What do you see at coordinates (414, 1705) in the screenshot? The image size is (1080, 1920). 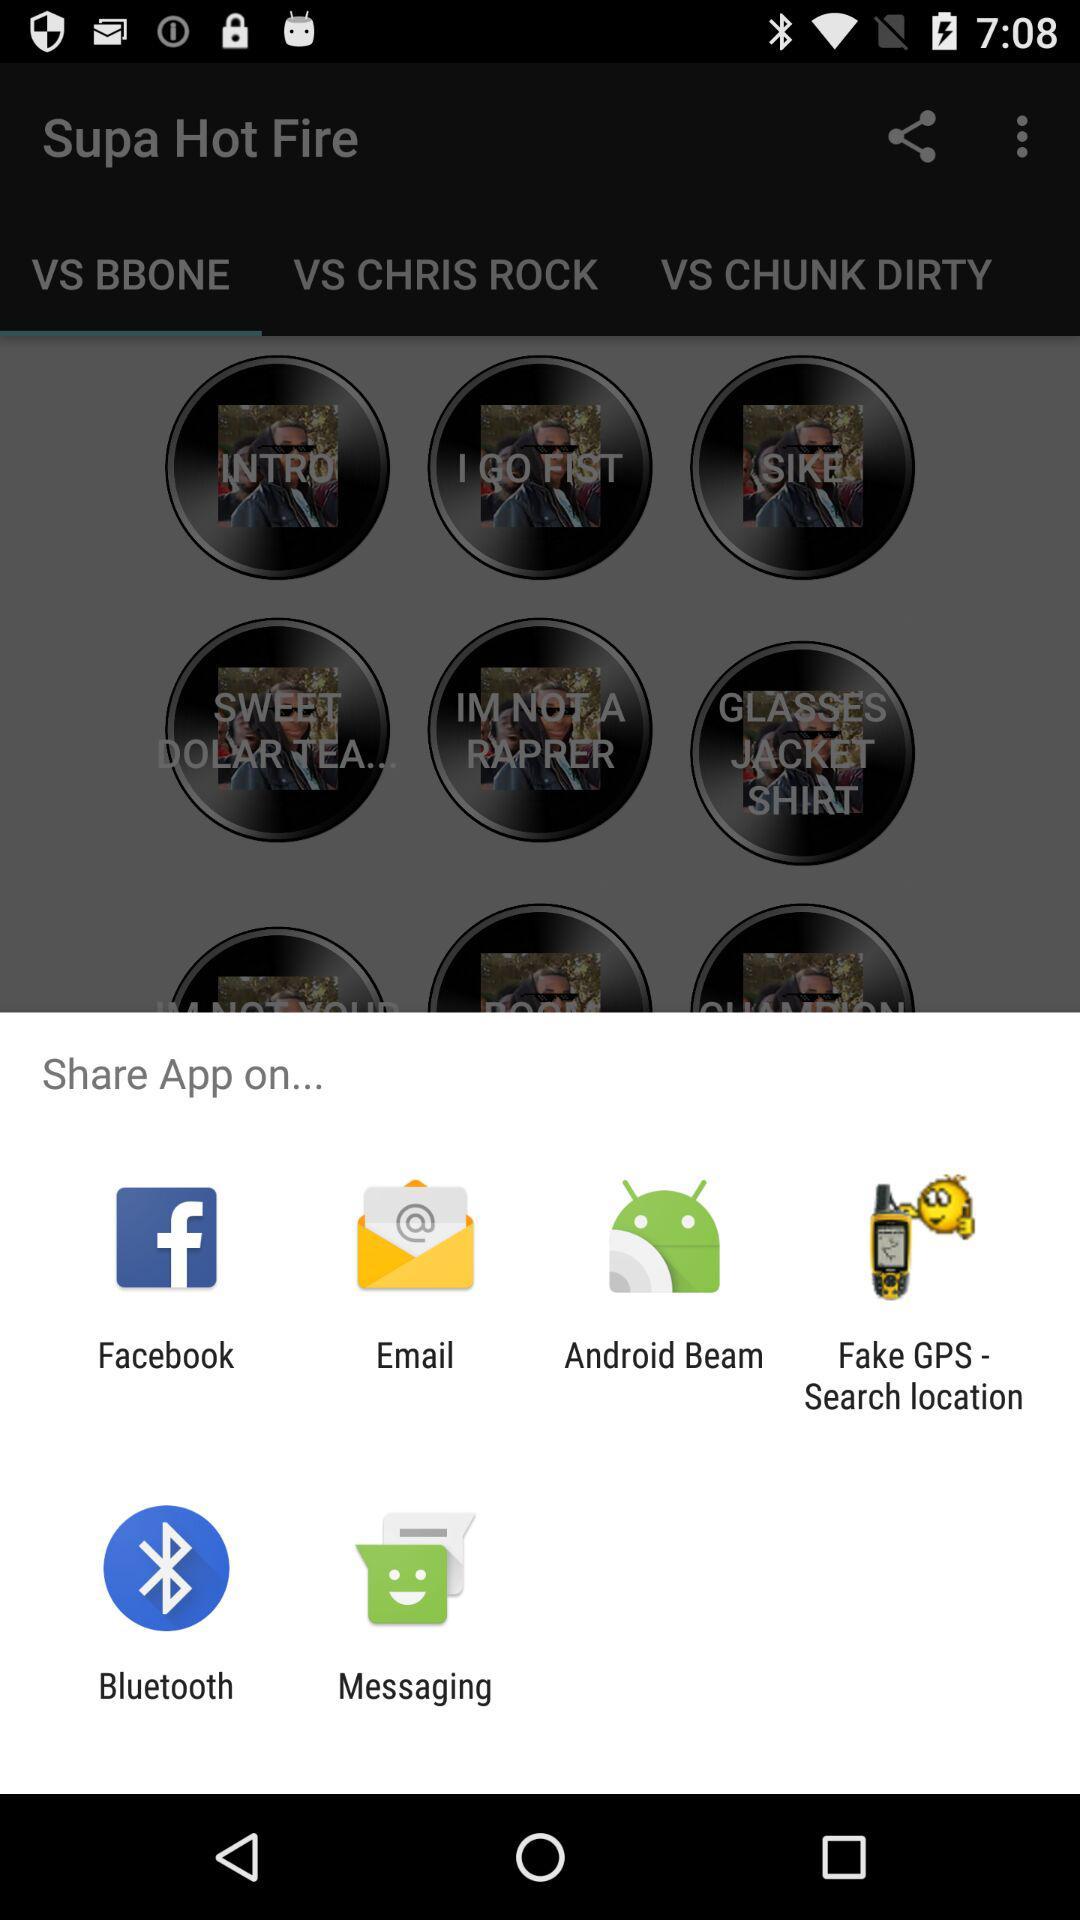 I see `messaging app` at bounding box center [414, 1705].